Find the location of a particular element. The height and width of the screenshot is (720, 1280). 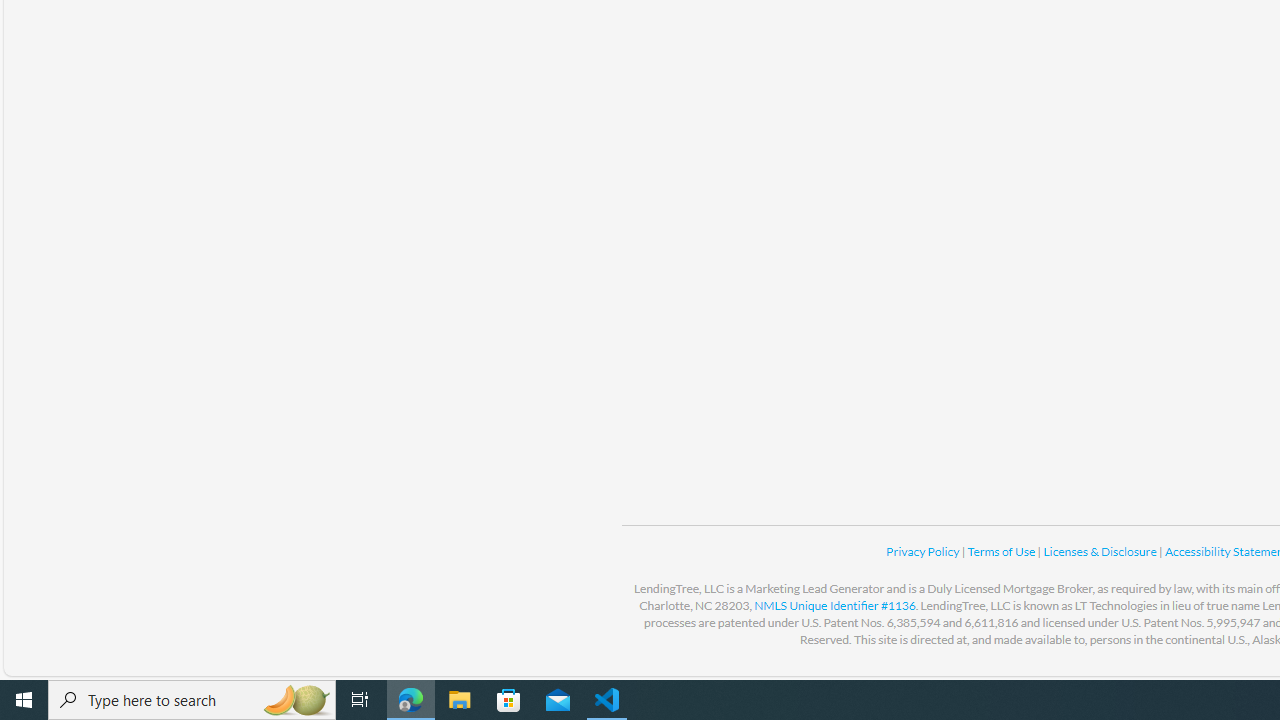

'NMLS Unique Identifier #1136' is located at coordinates (835, 604).